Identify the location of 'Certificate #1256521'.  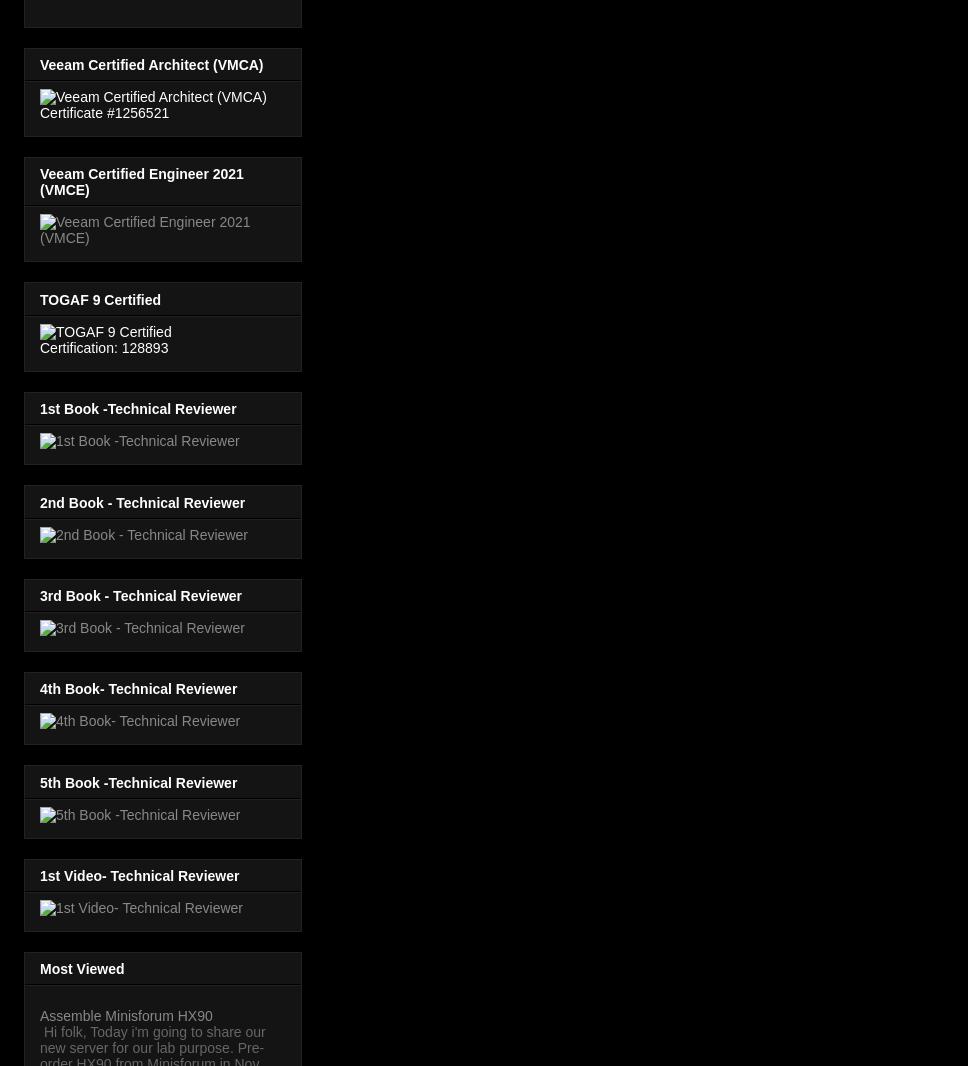
(104, 111).